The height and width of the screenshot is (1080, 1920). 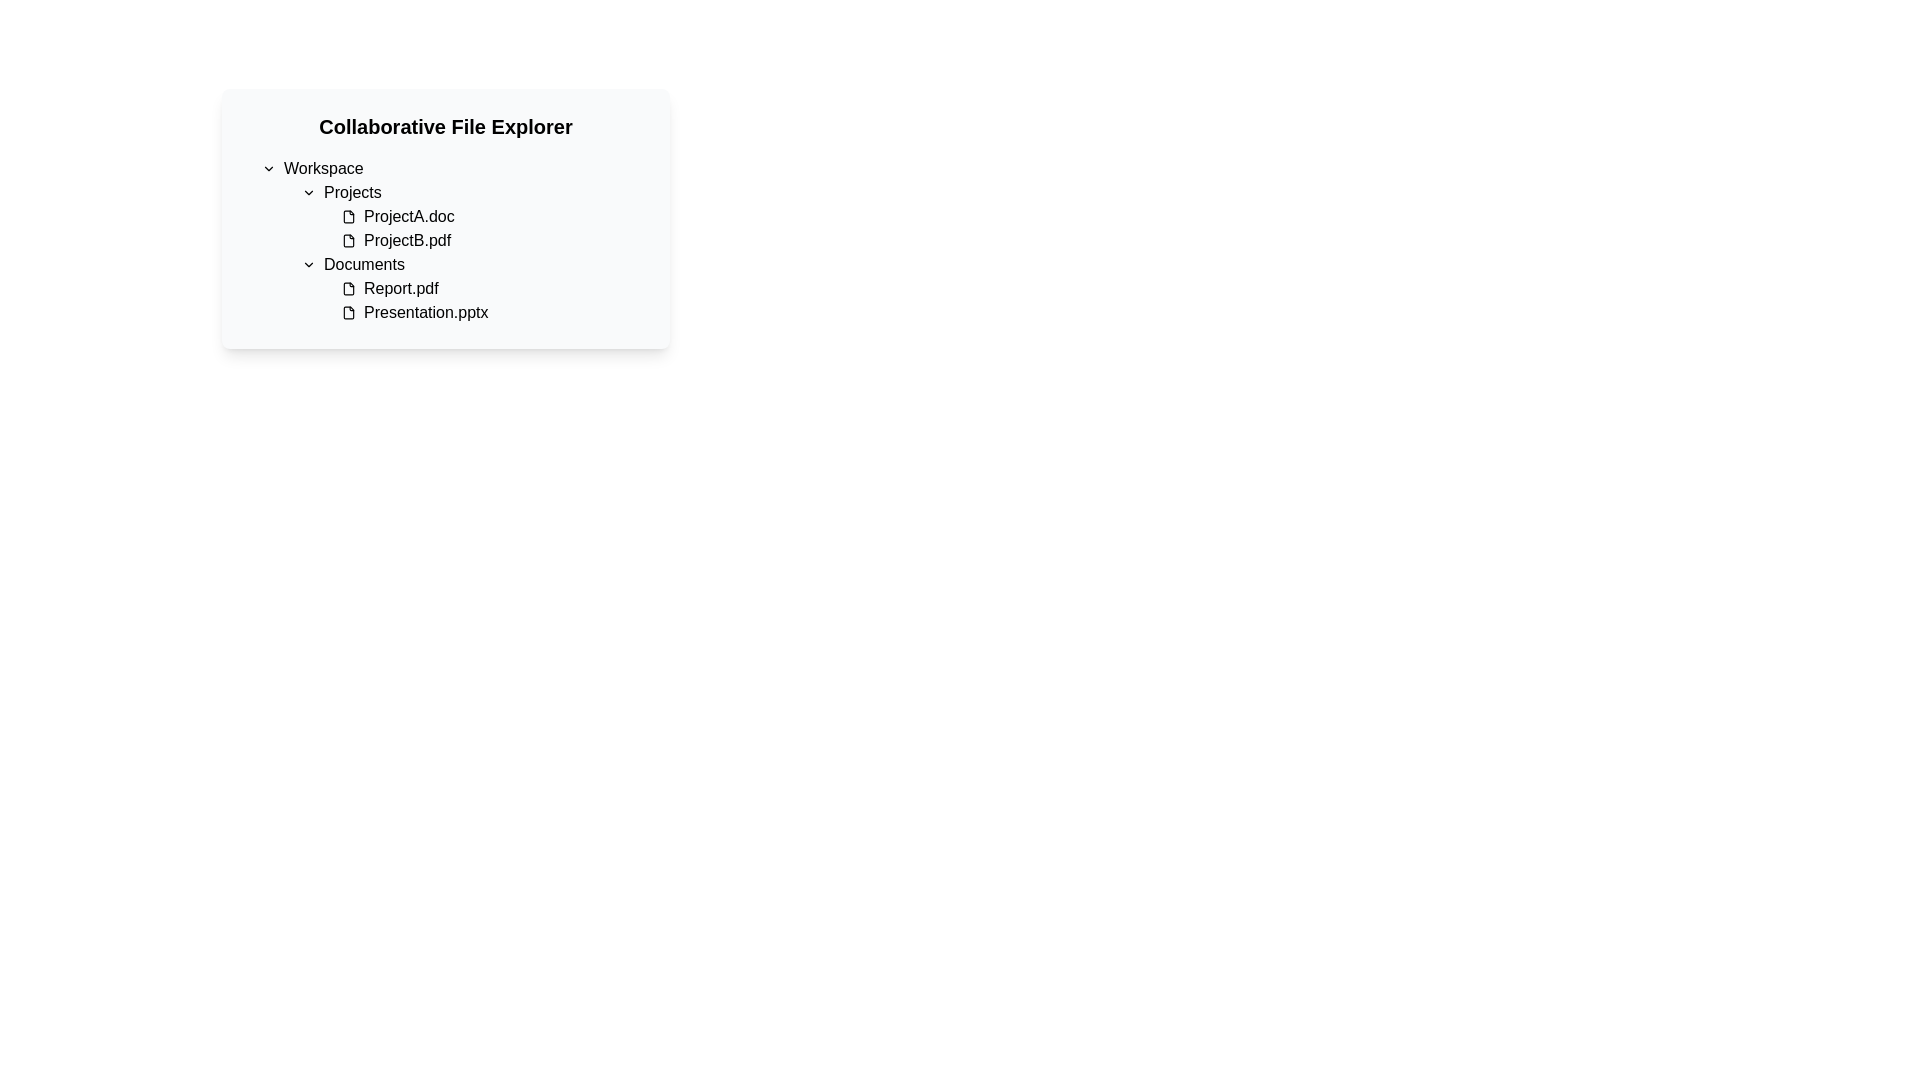 What do you see at coordinates (307, 264) in the screenshot?
I see `the downward-pointing chevron icon next to the 'Documents' label` at bounding box center [307, 264].